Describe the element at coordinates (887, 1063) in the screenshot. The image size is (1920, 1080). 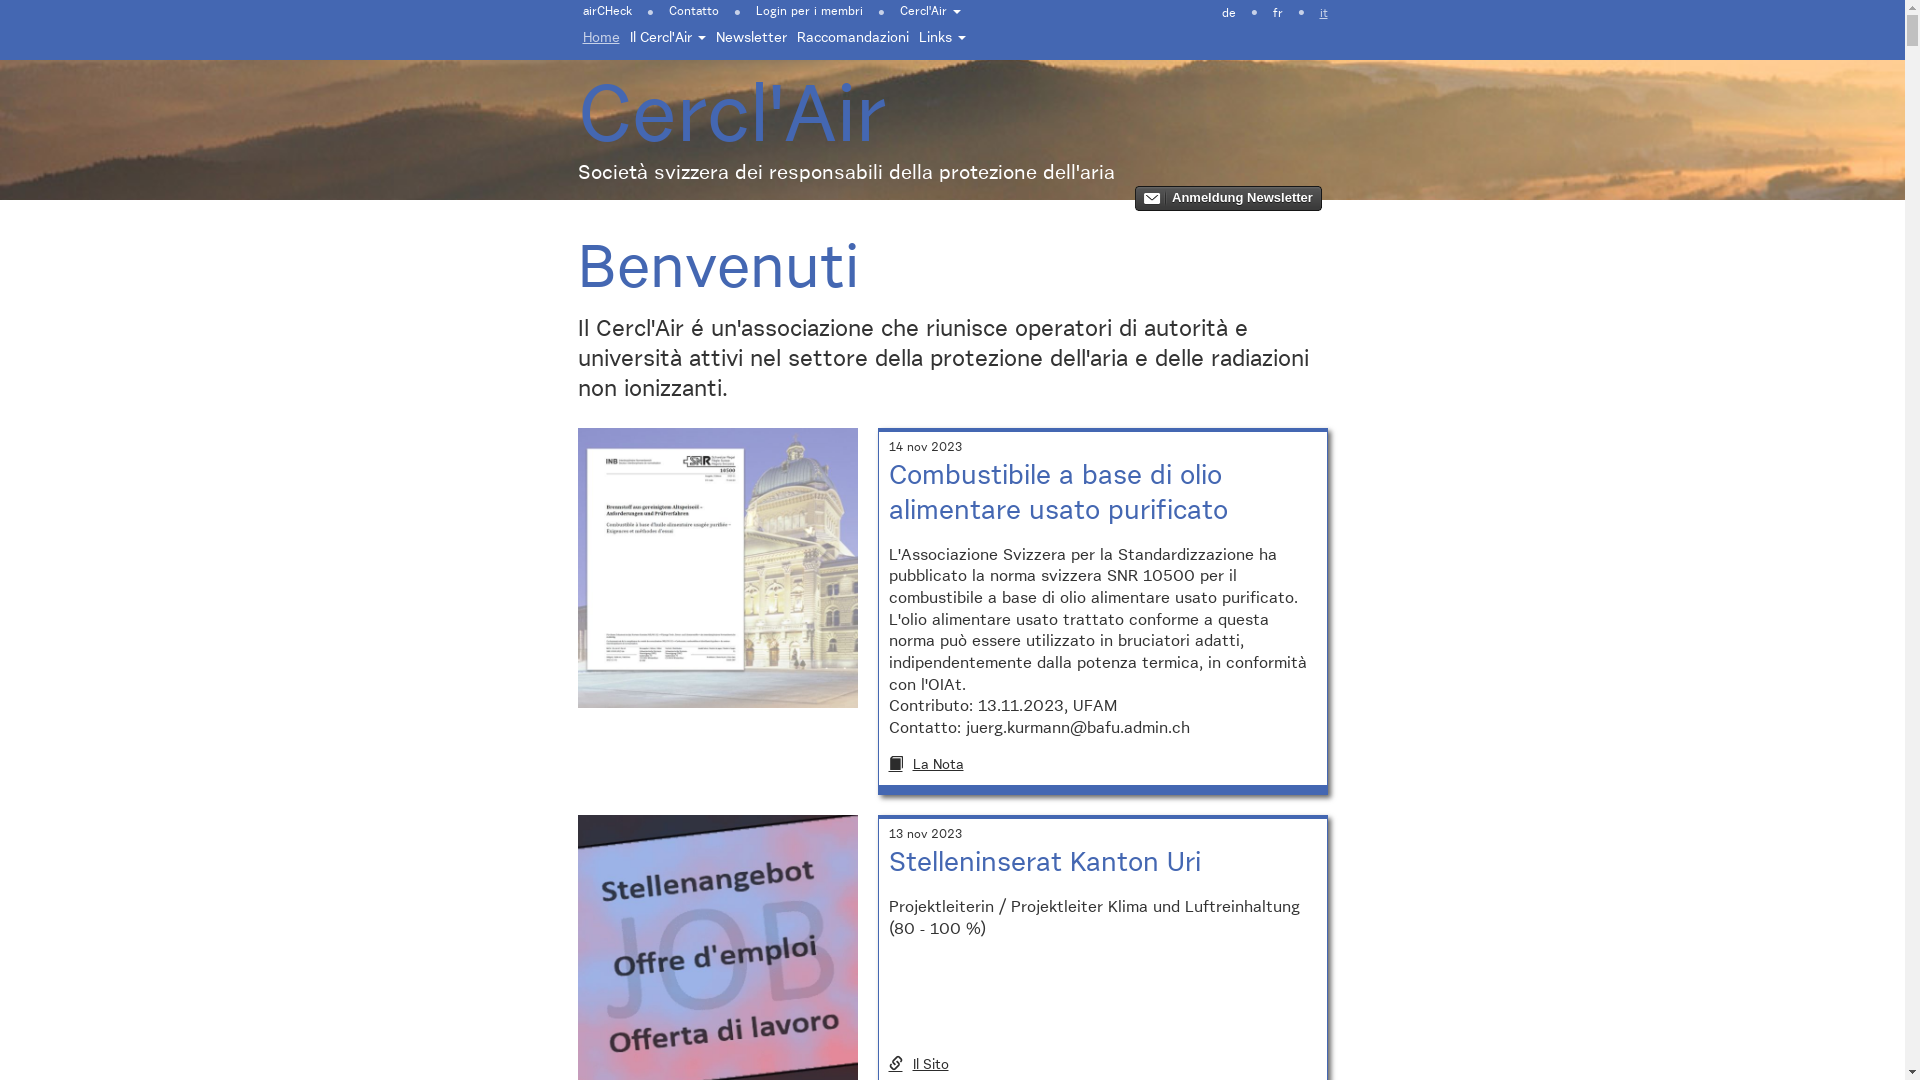
I see `'Il Sito'` at that location.